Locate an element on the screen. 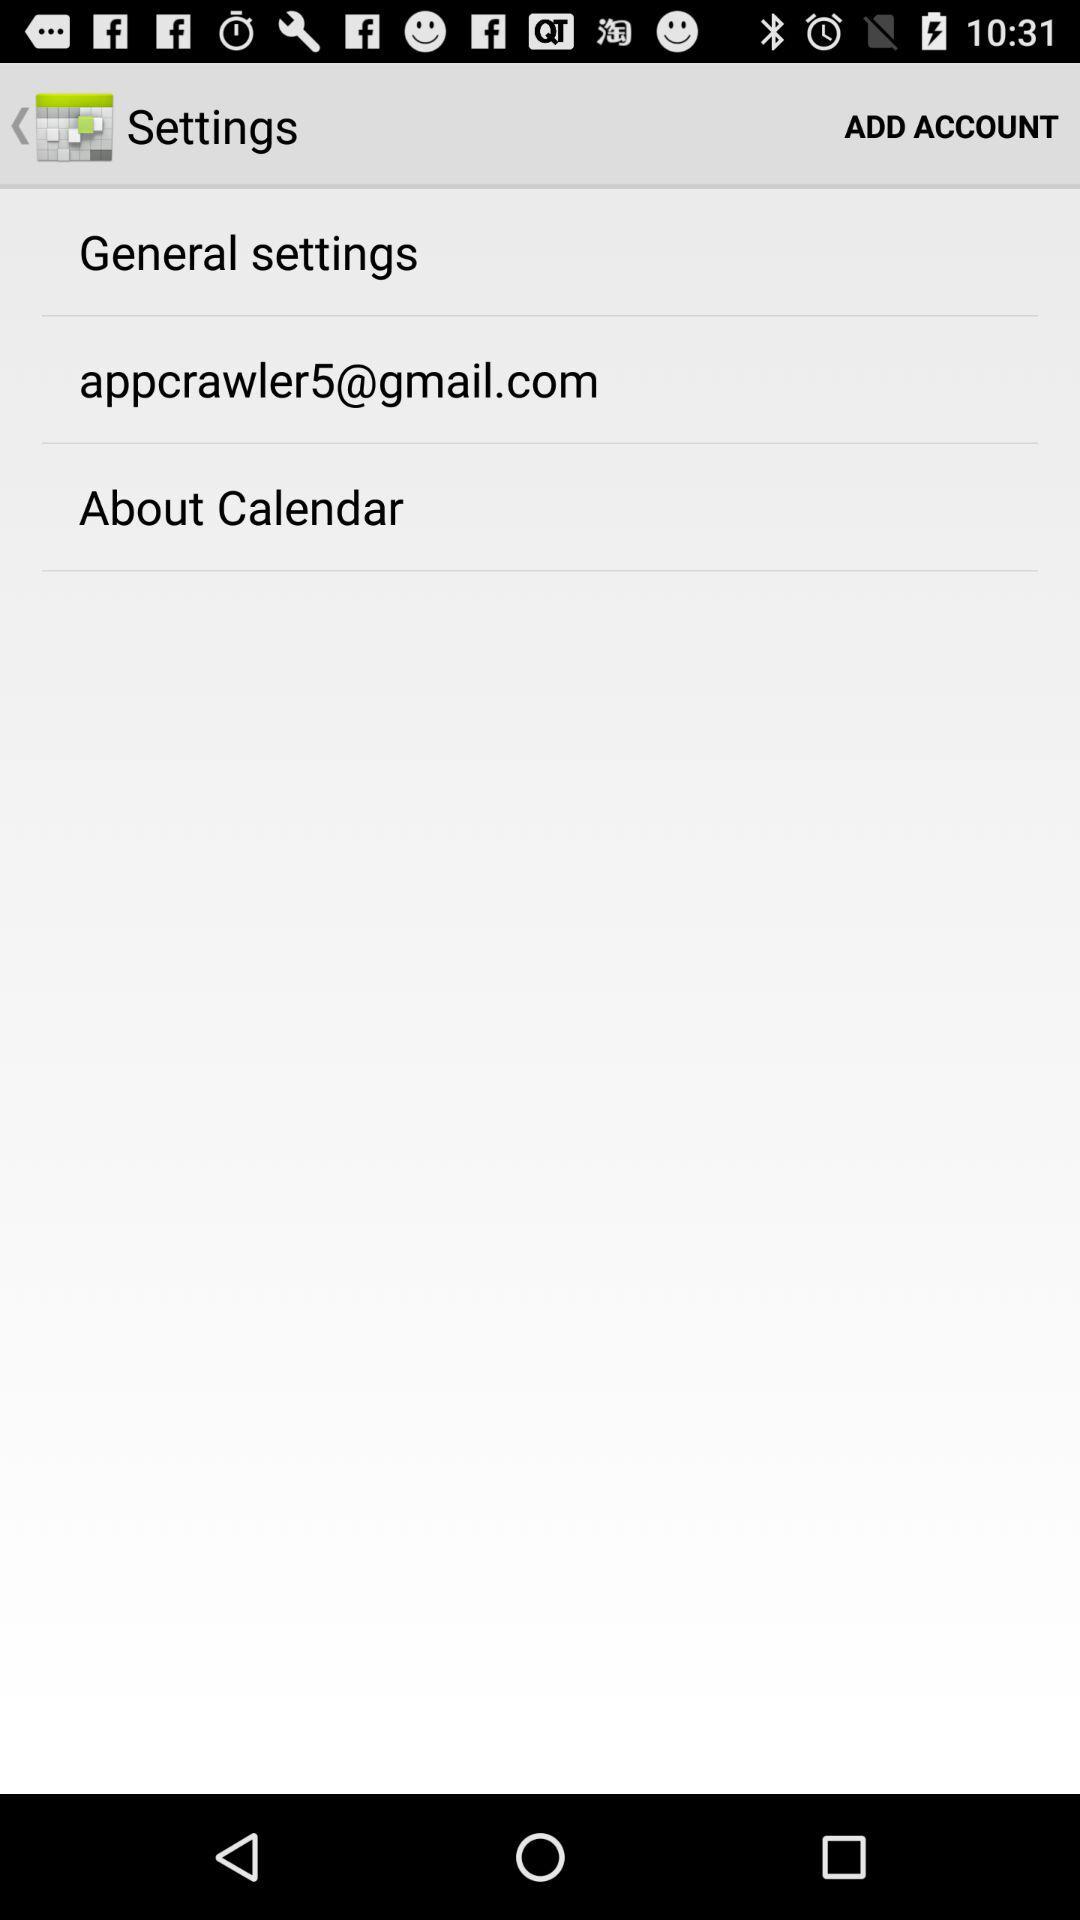 The width and height of the screenshot is (1080, 1920). appcrawler5@gmail.com item is located at coordinates (338, 379).